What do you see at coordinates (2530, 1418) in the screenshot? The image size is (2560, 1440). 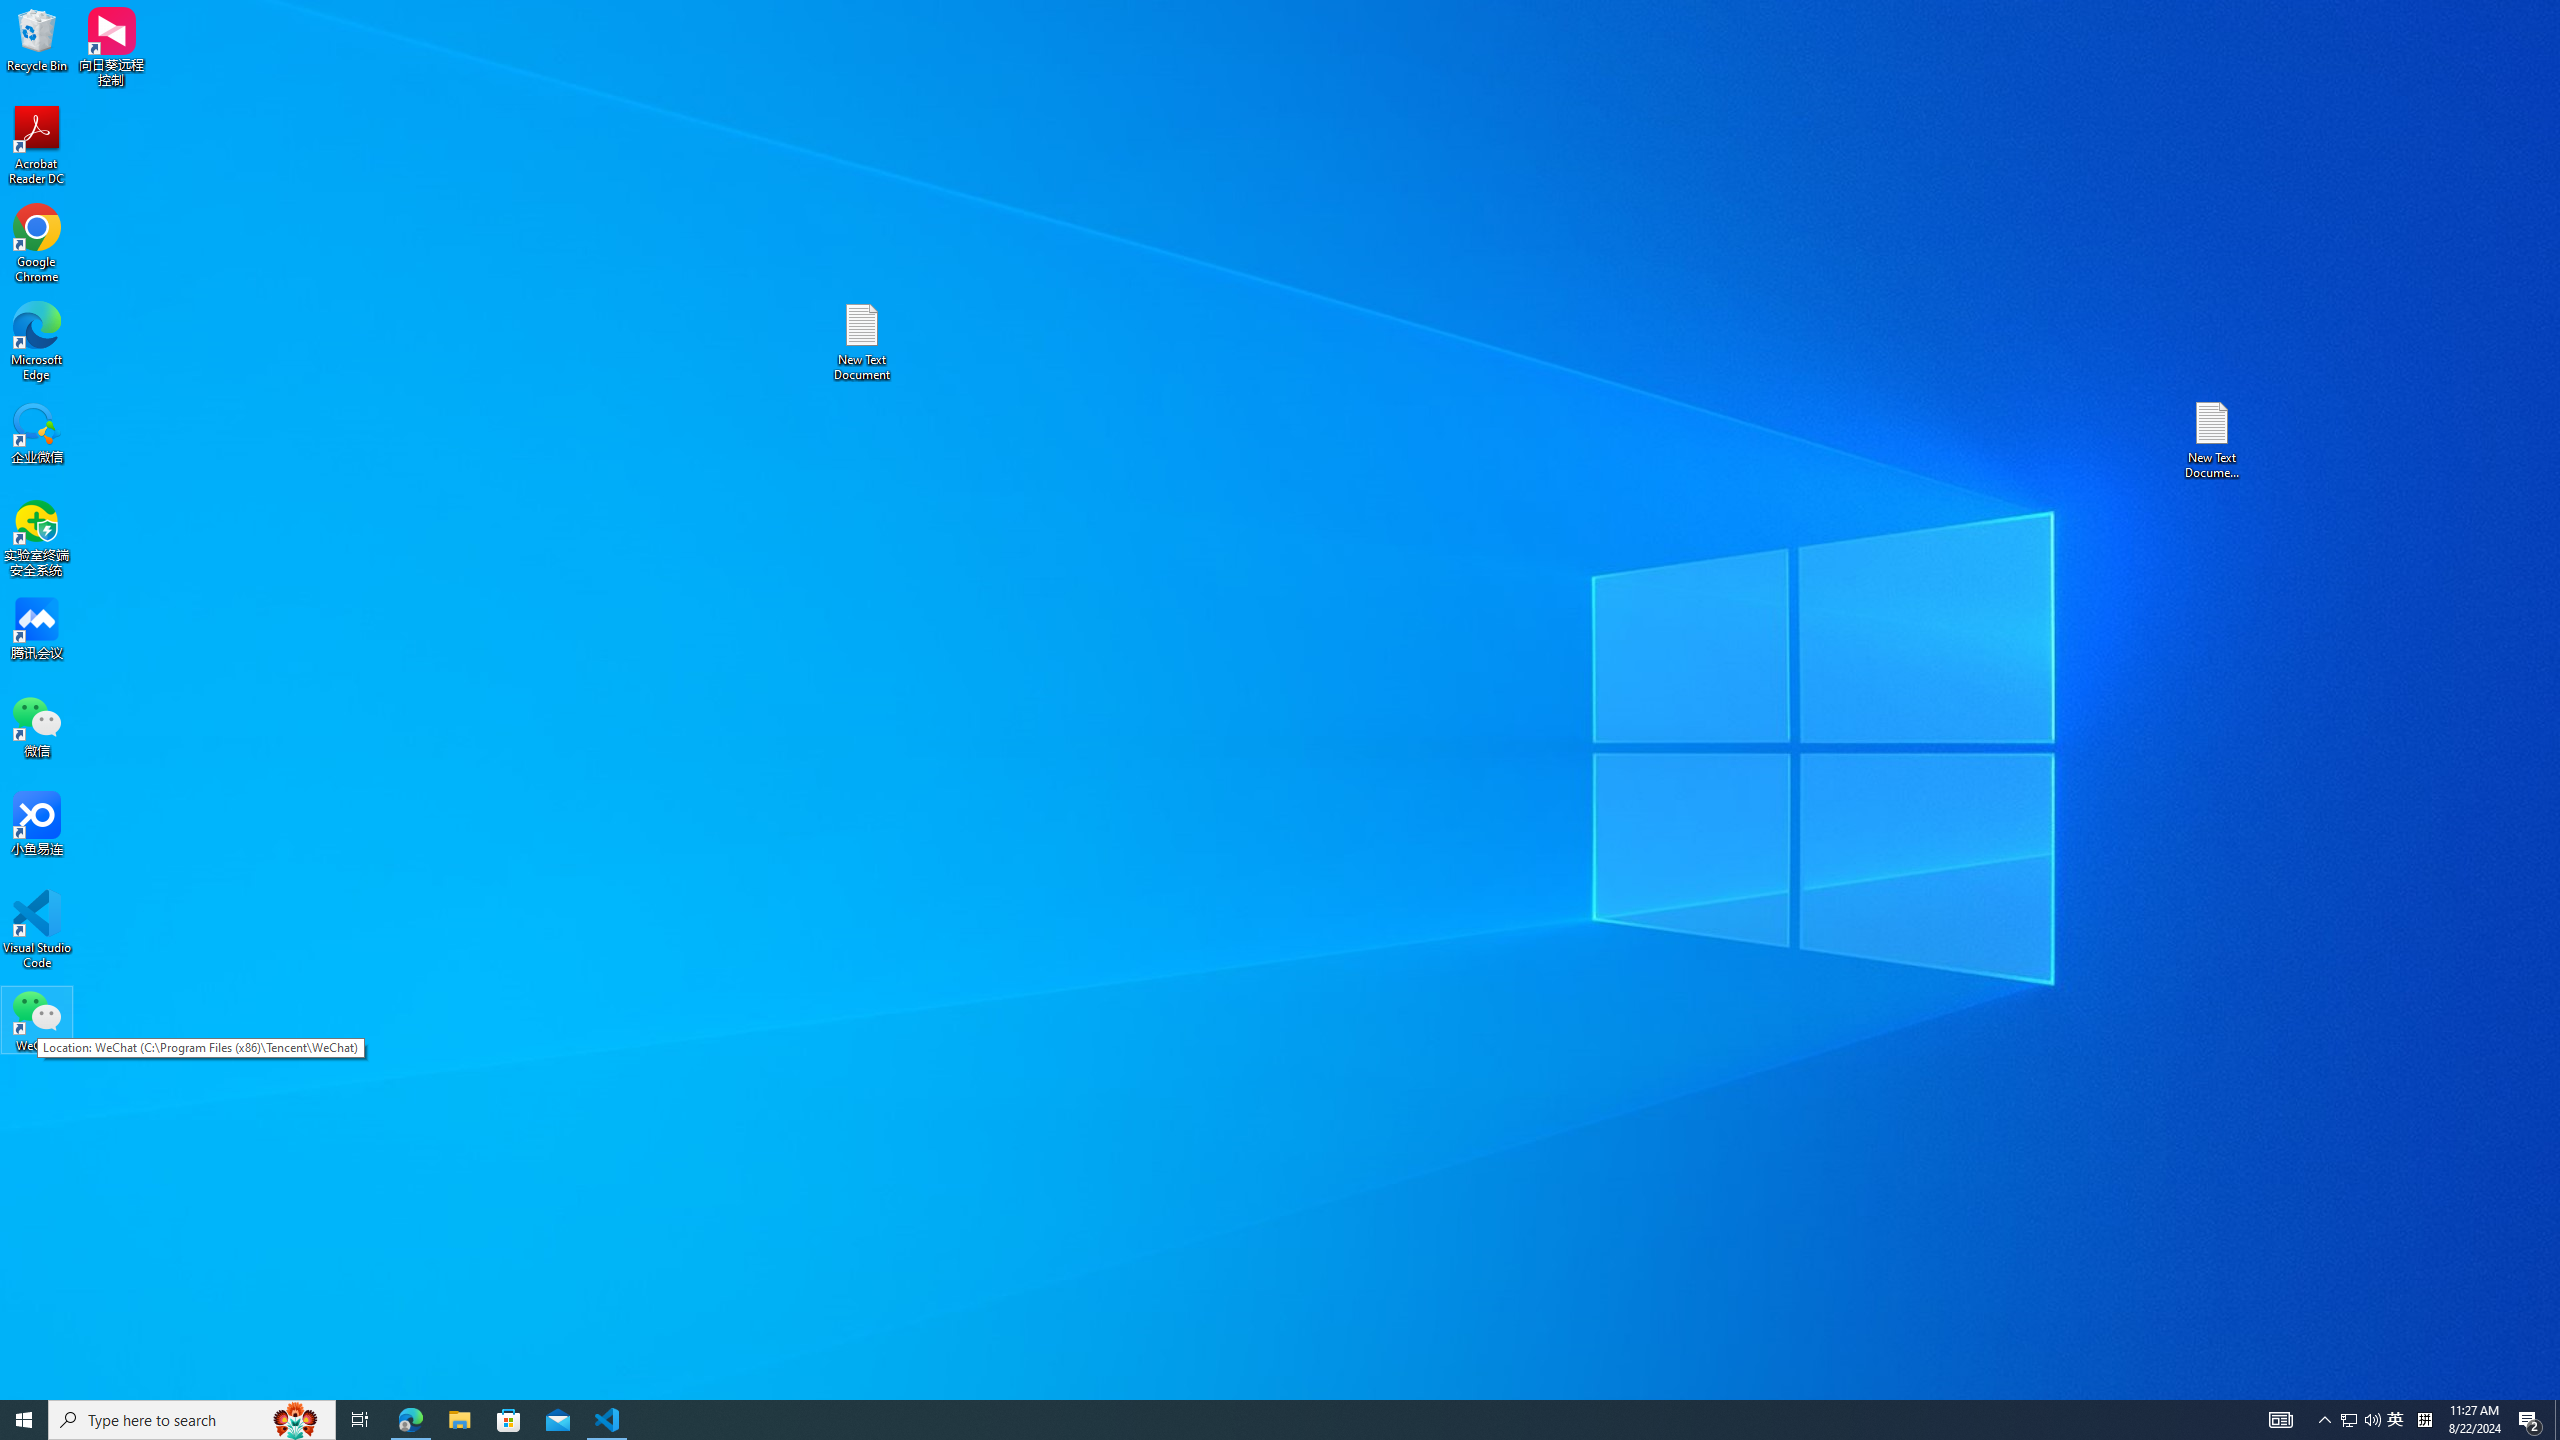 I see `'Action Center, 2 new notifications'` at bounding box center [2530, 1418].